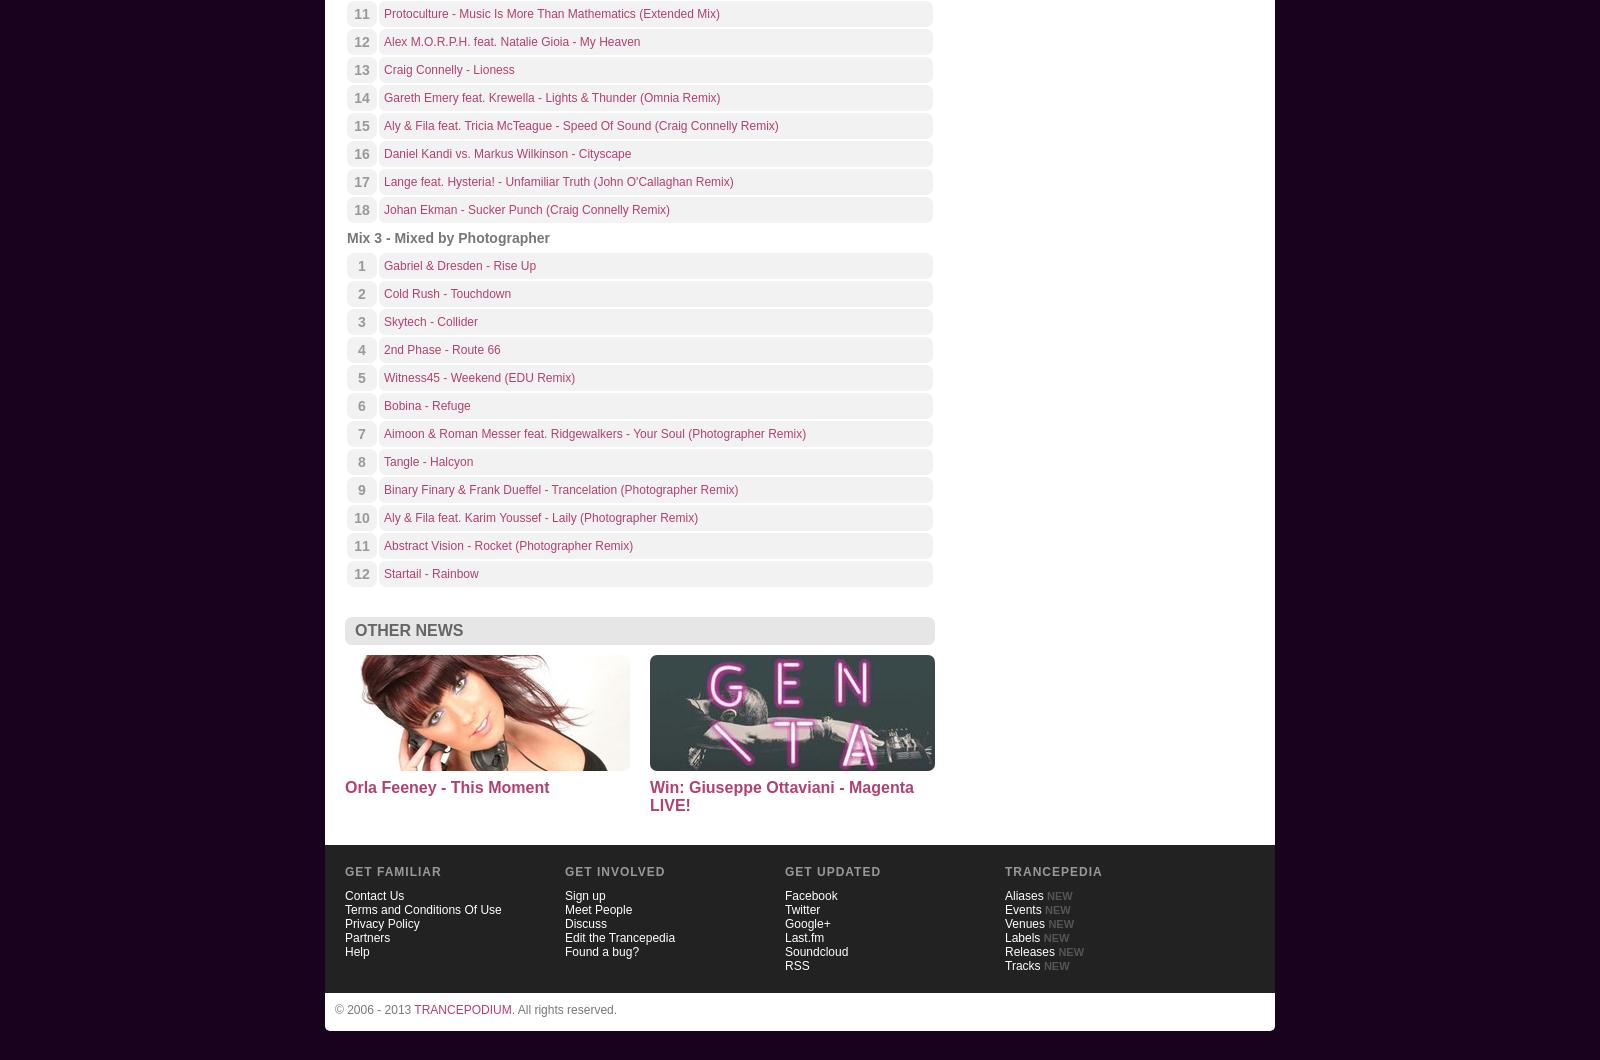  What do you see at coordinates (784, 924) in the screenshot?
I see `'Google+'` at bounding box center [784, 924].